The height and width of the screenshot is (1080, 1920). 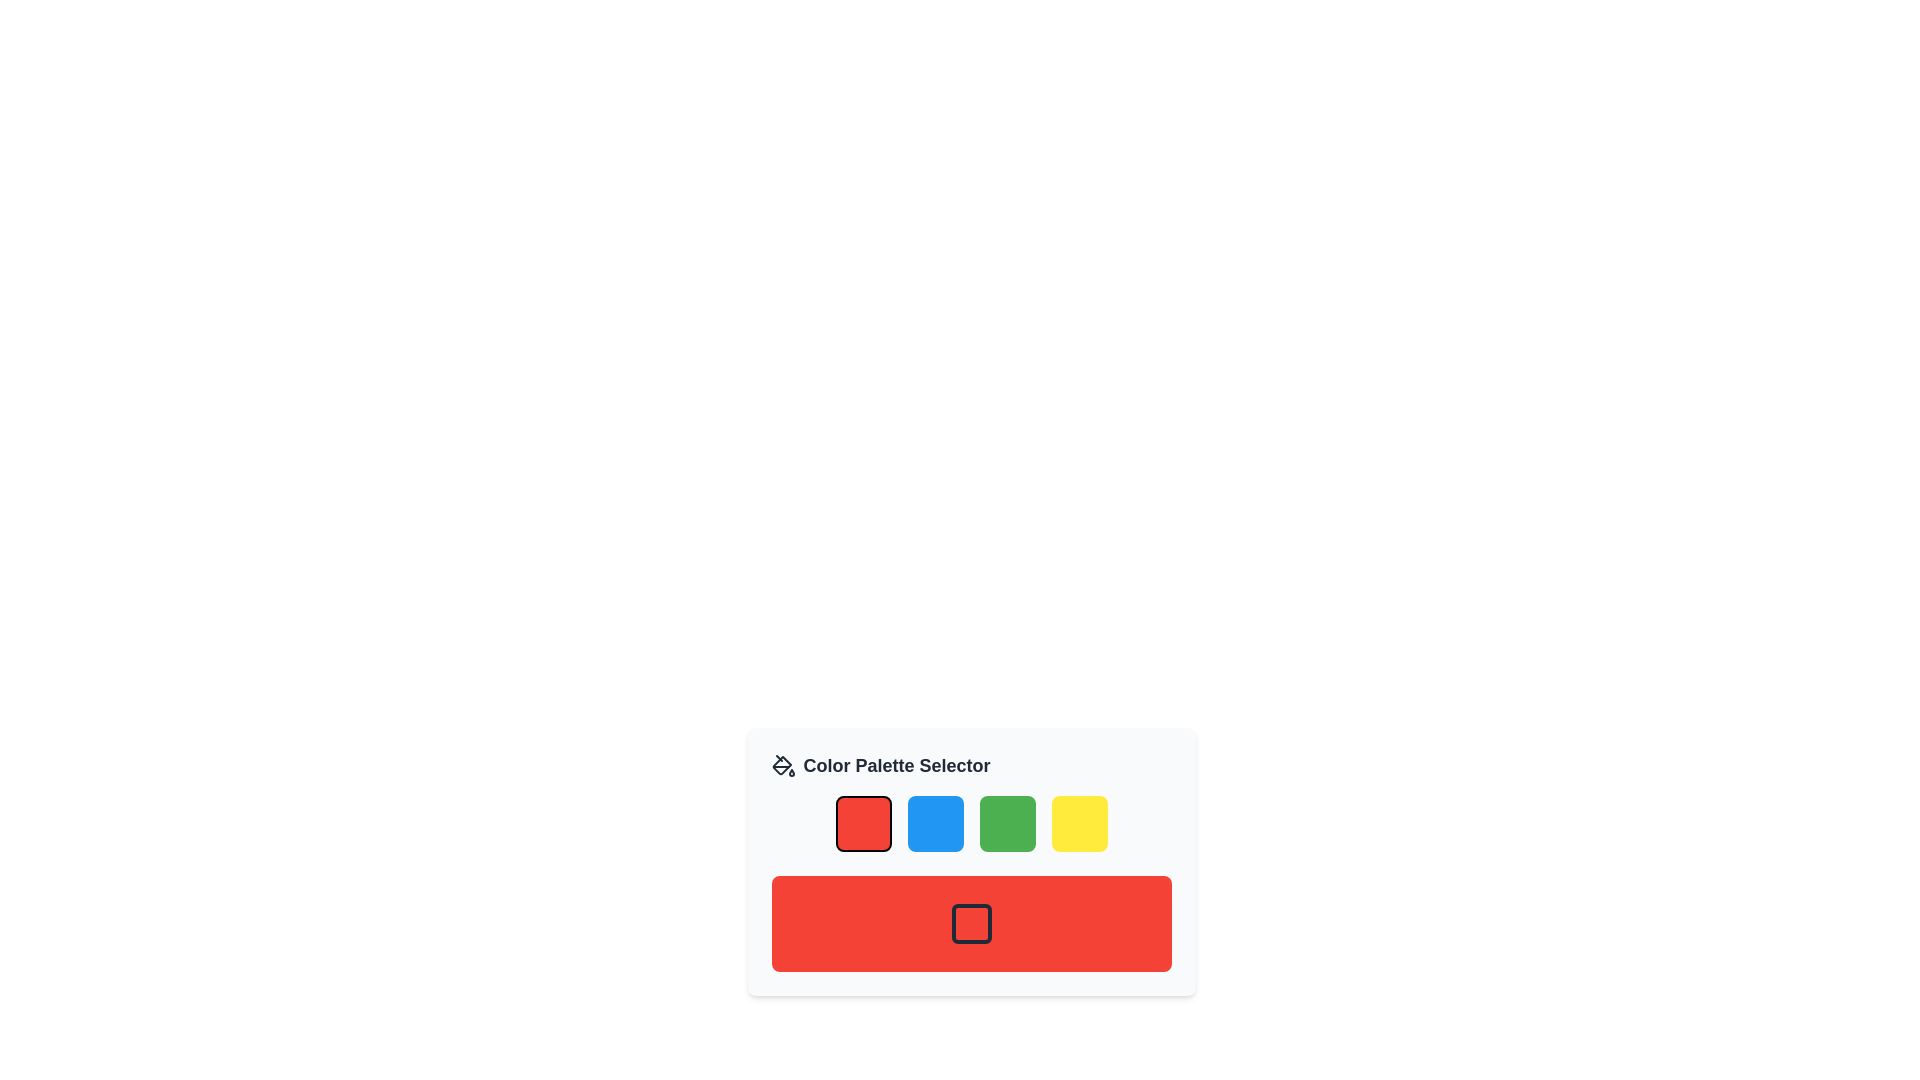 What do you see at coordinates (1078, 824) in the screenshot?
I see `the interactive button for selecting the yellow color in the color palette, which is the last button in a row of four options` at bounding box center [1078, 824].